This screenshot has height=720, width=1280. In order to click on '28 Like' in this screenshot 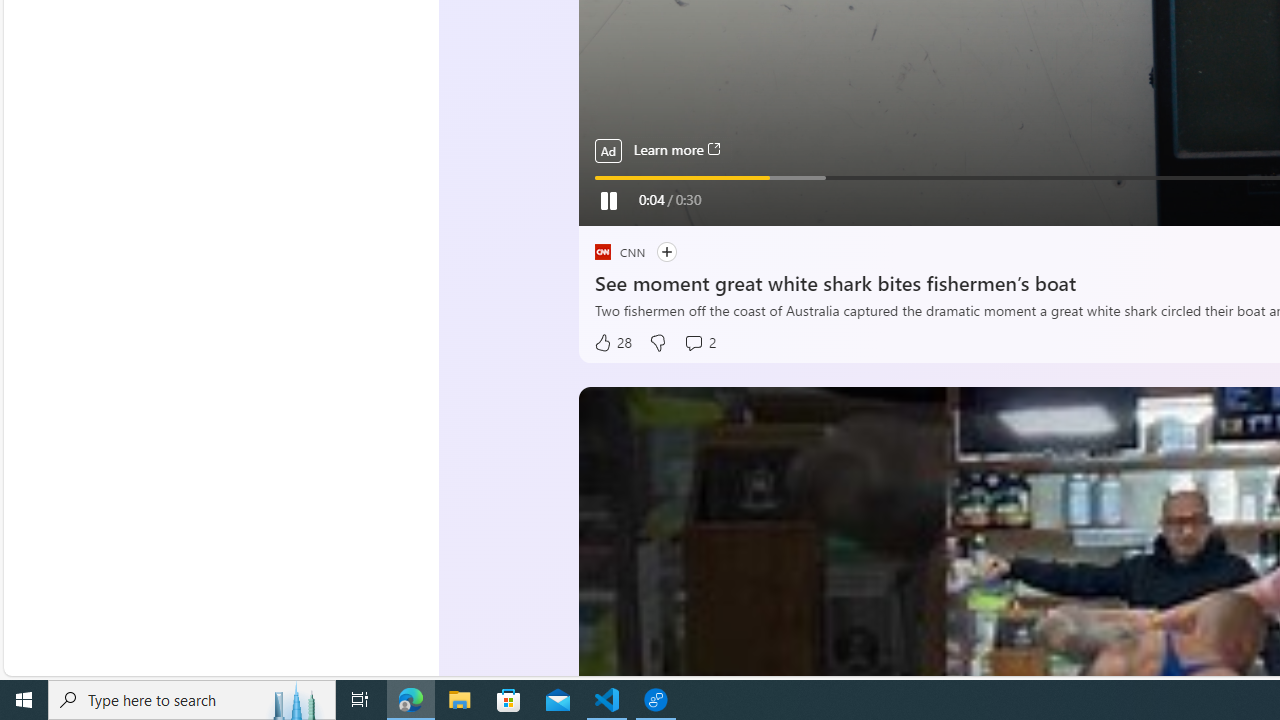, I will do `click(610, 342)`.